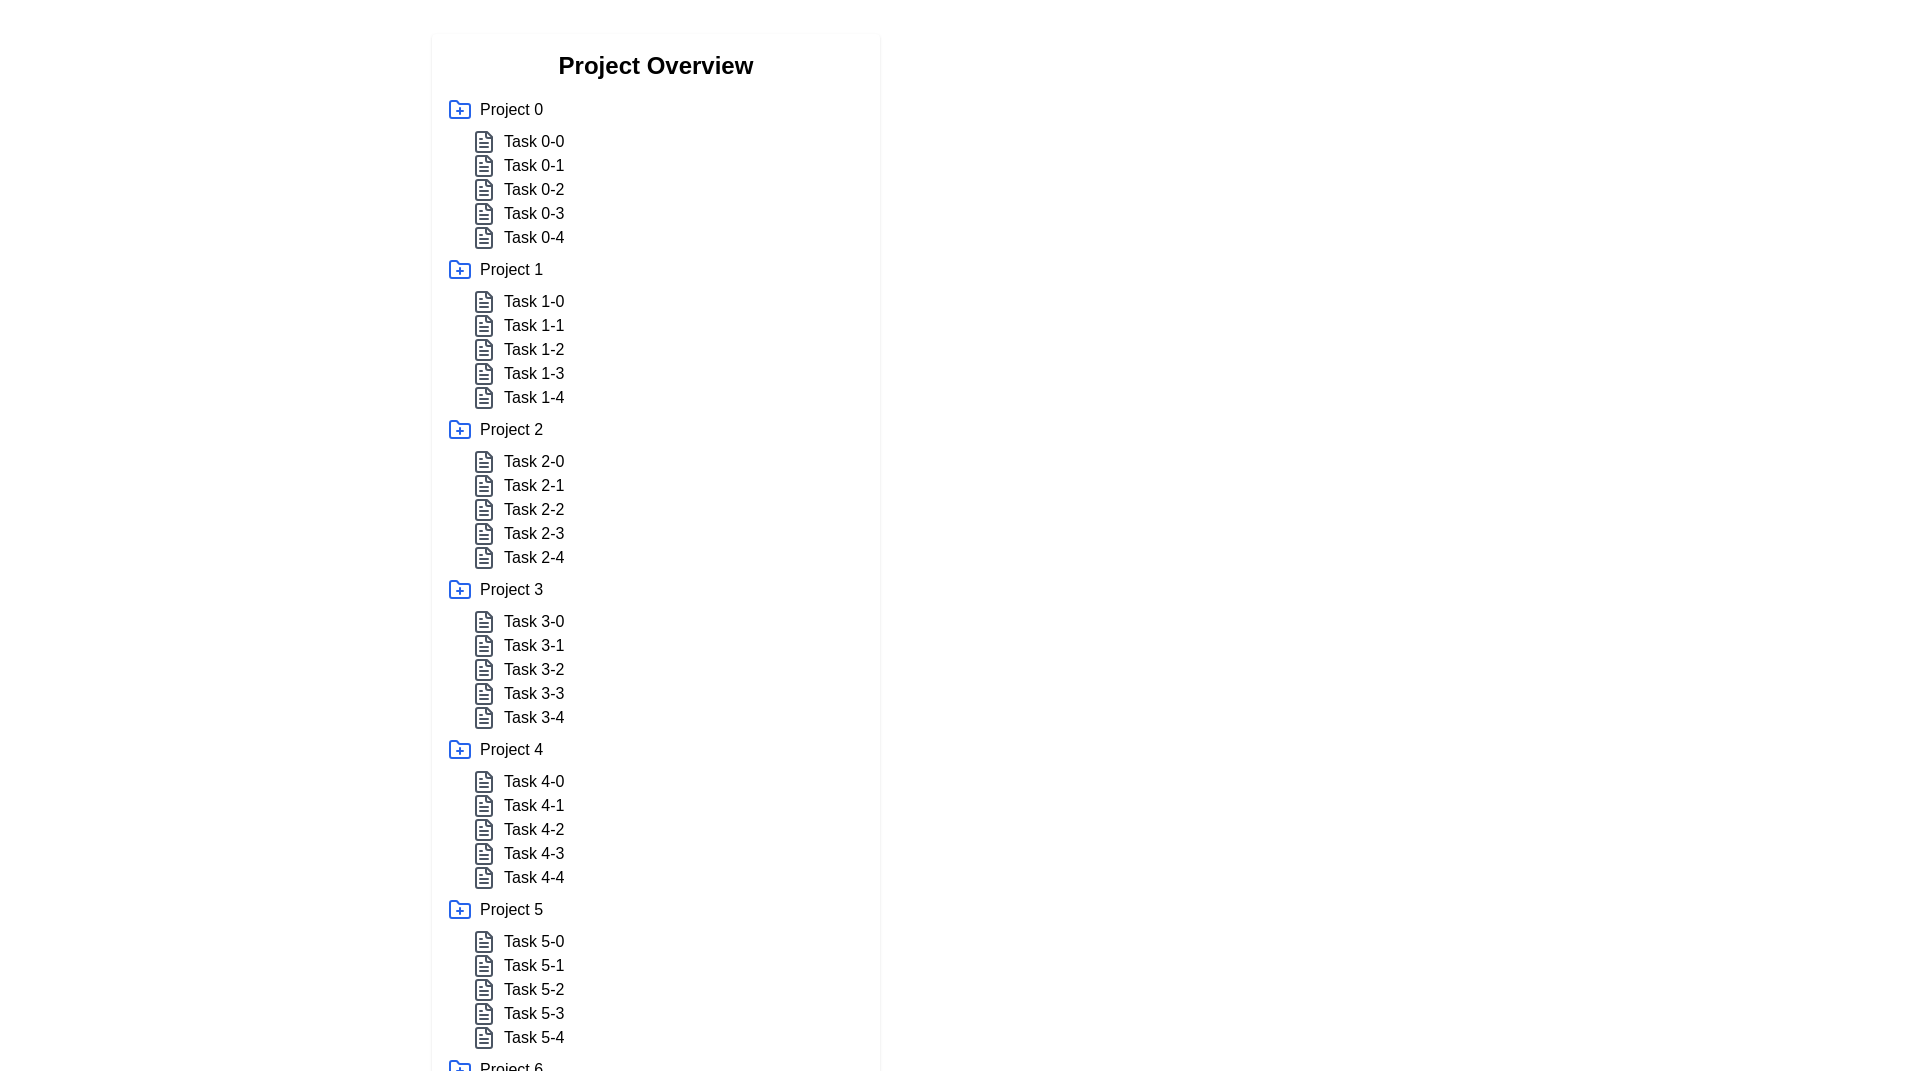  Describe the element at coordinates (534, 941) in the screenshot. I see `the Text Label displaying 'Task 5-0' which is the first entry under the 'Project 5' heading` at that location.